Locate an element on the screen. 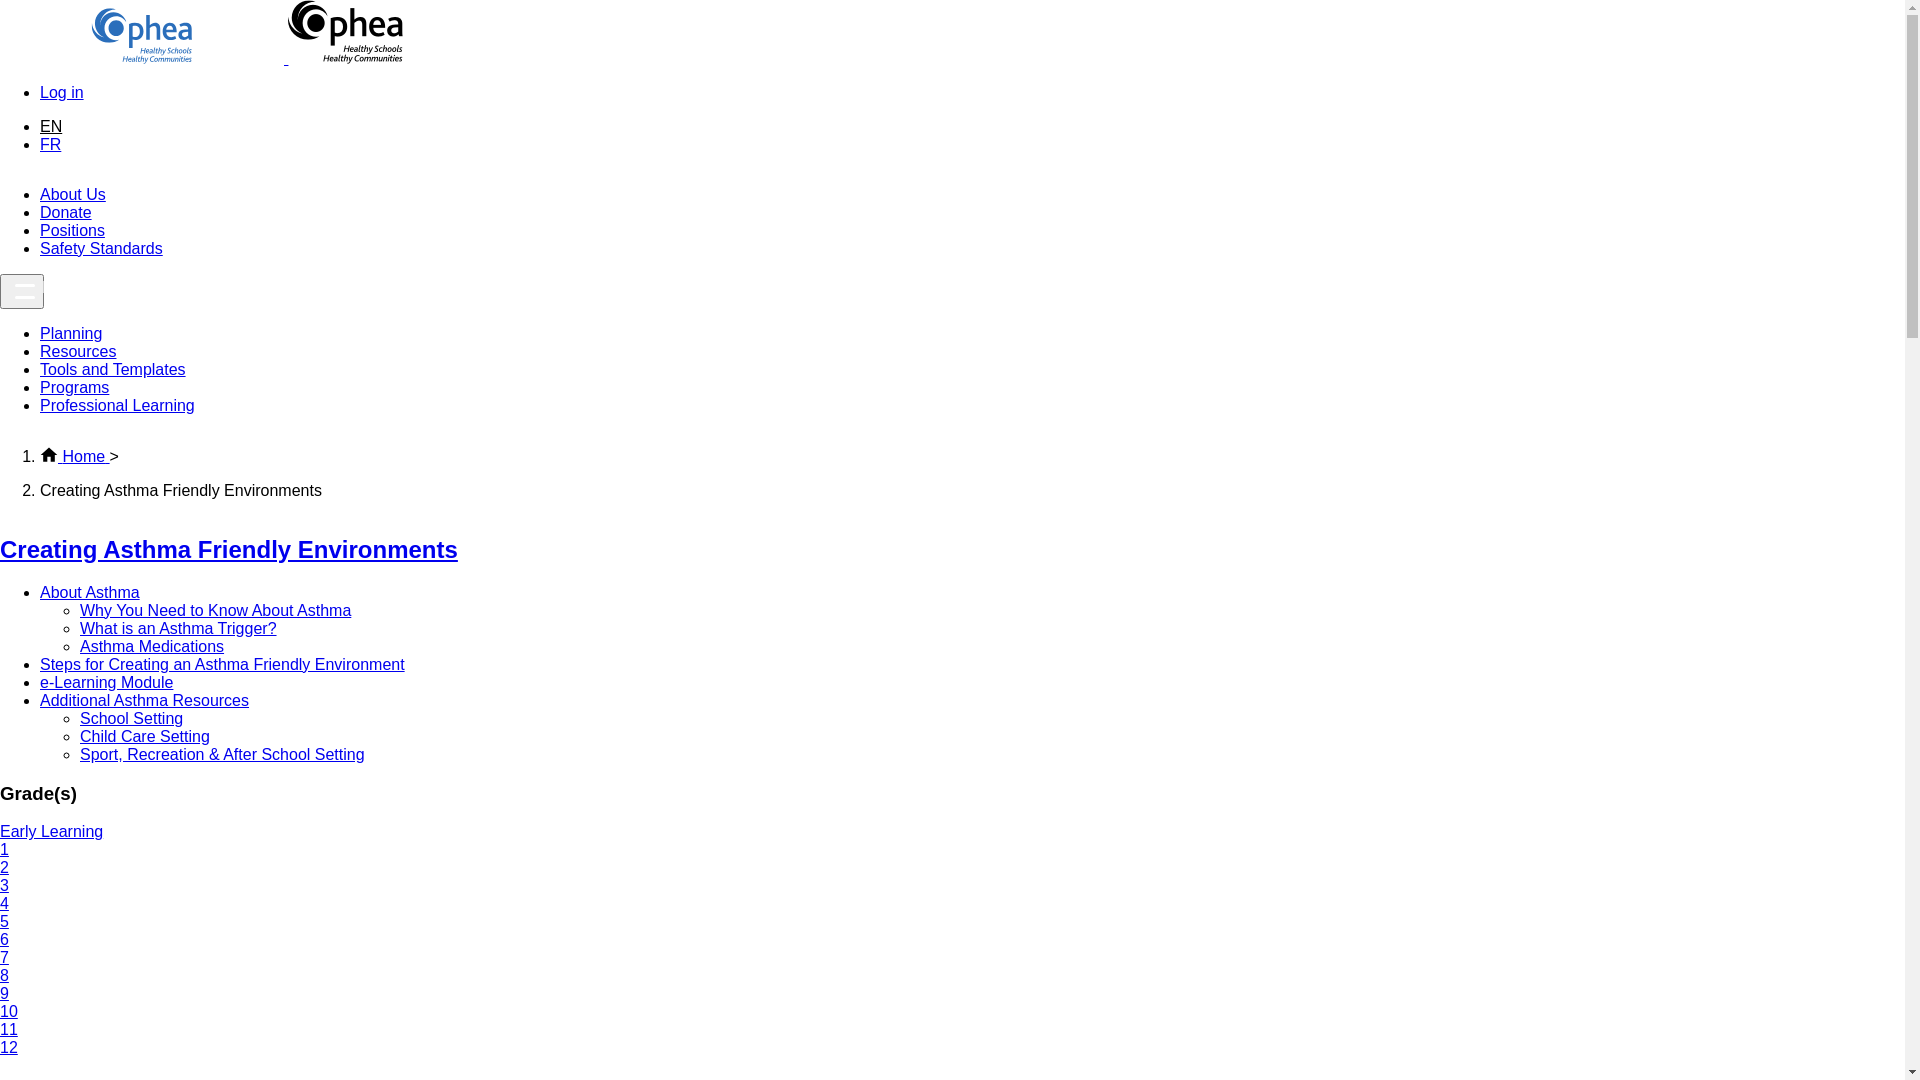 The height and width of the screenshot is (1080, 1920). 'Log in' is located at coordinates (62, 92).